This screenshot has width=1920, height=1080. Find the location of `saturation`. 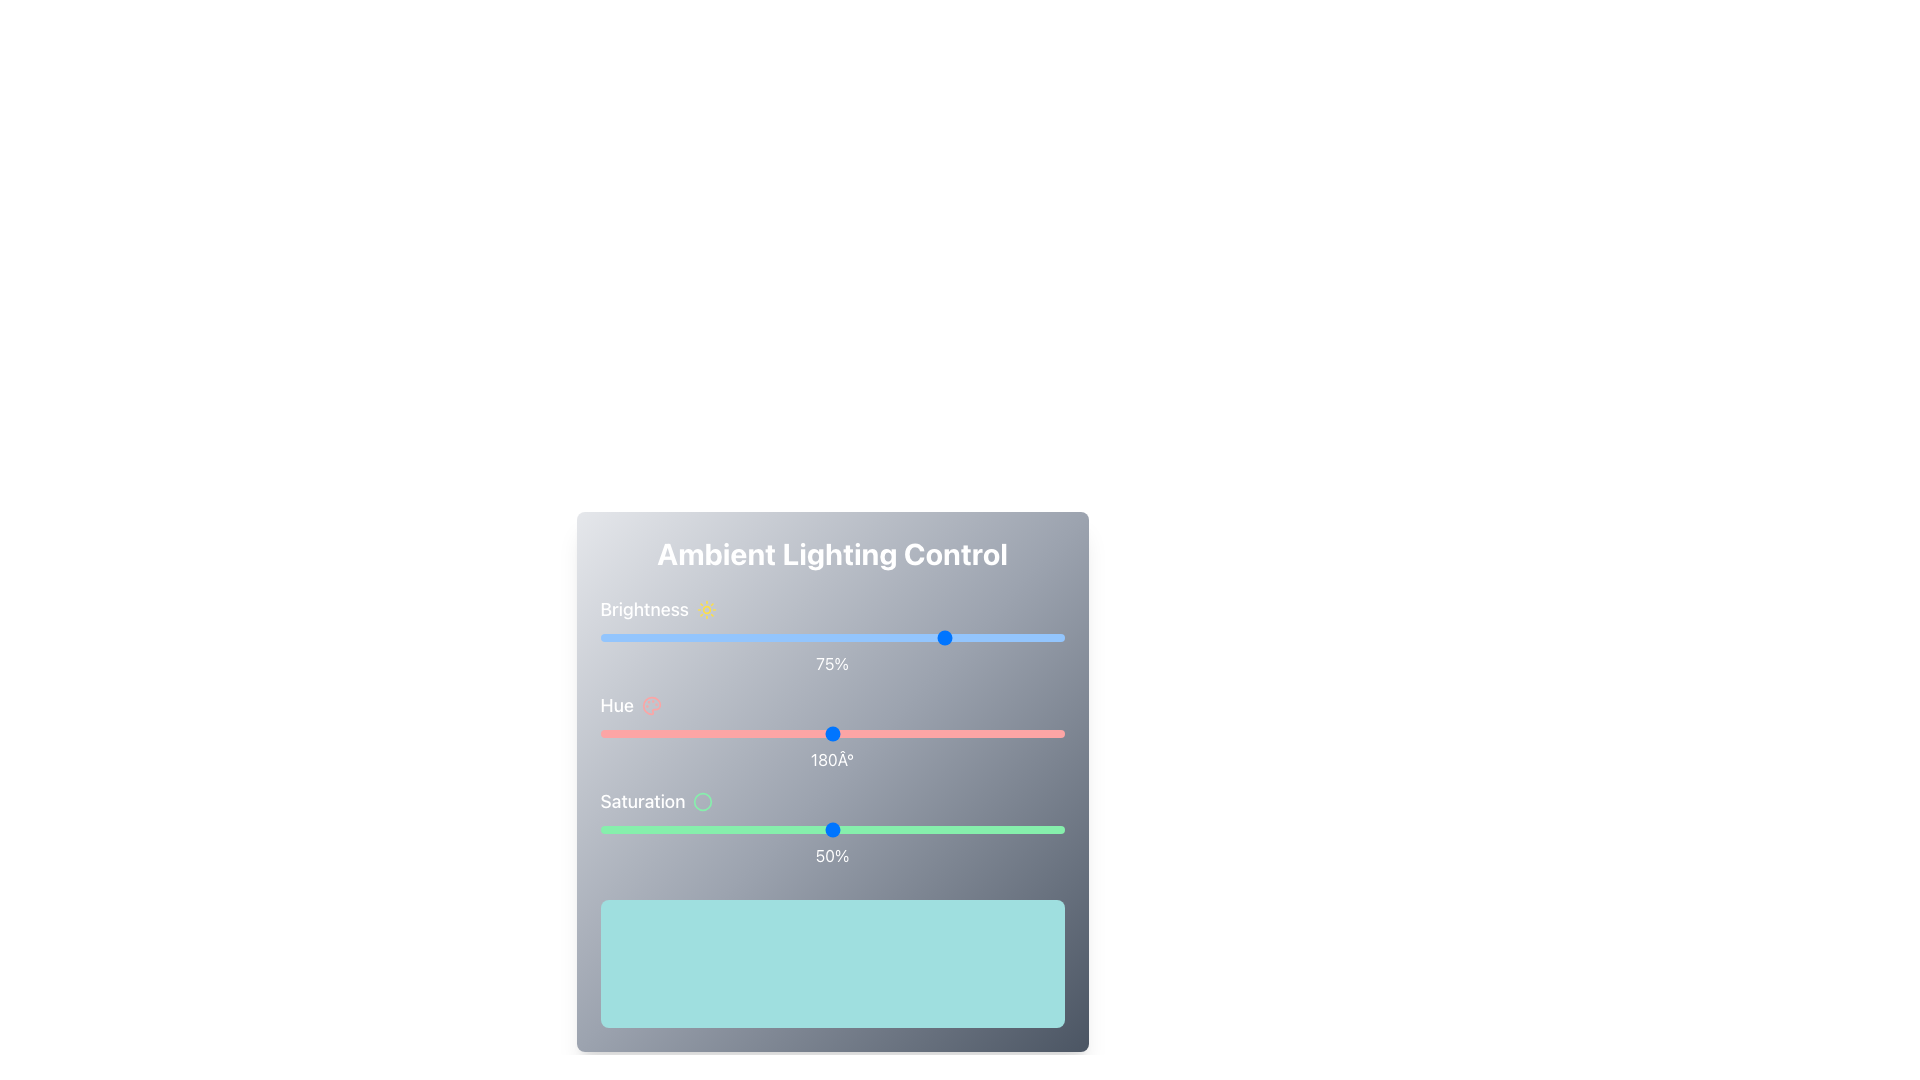

saturation is located at coordinates (1054, 829).